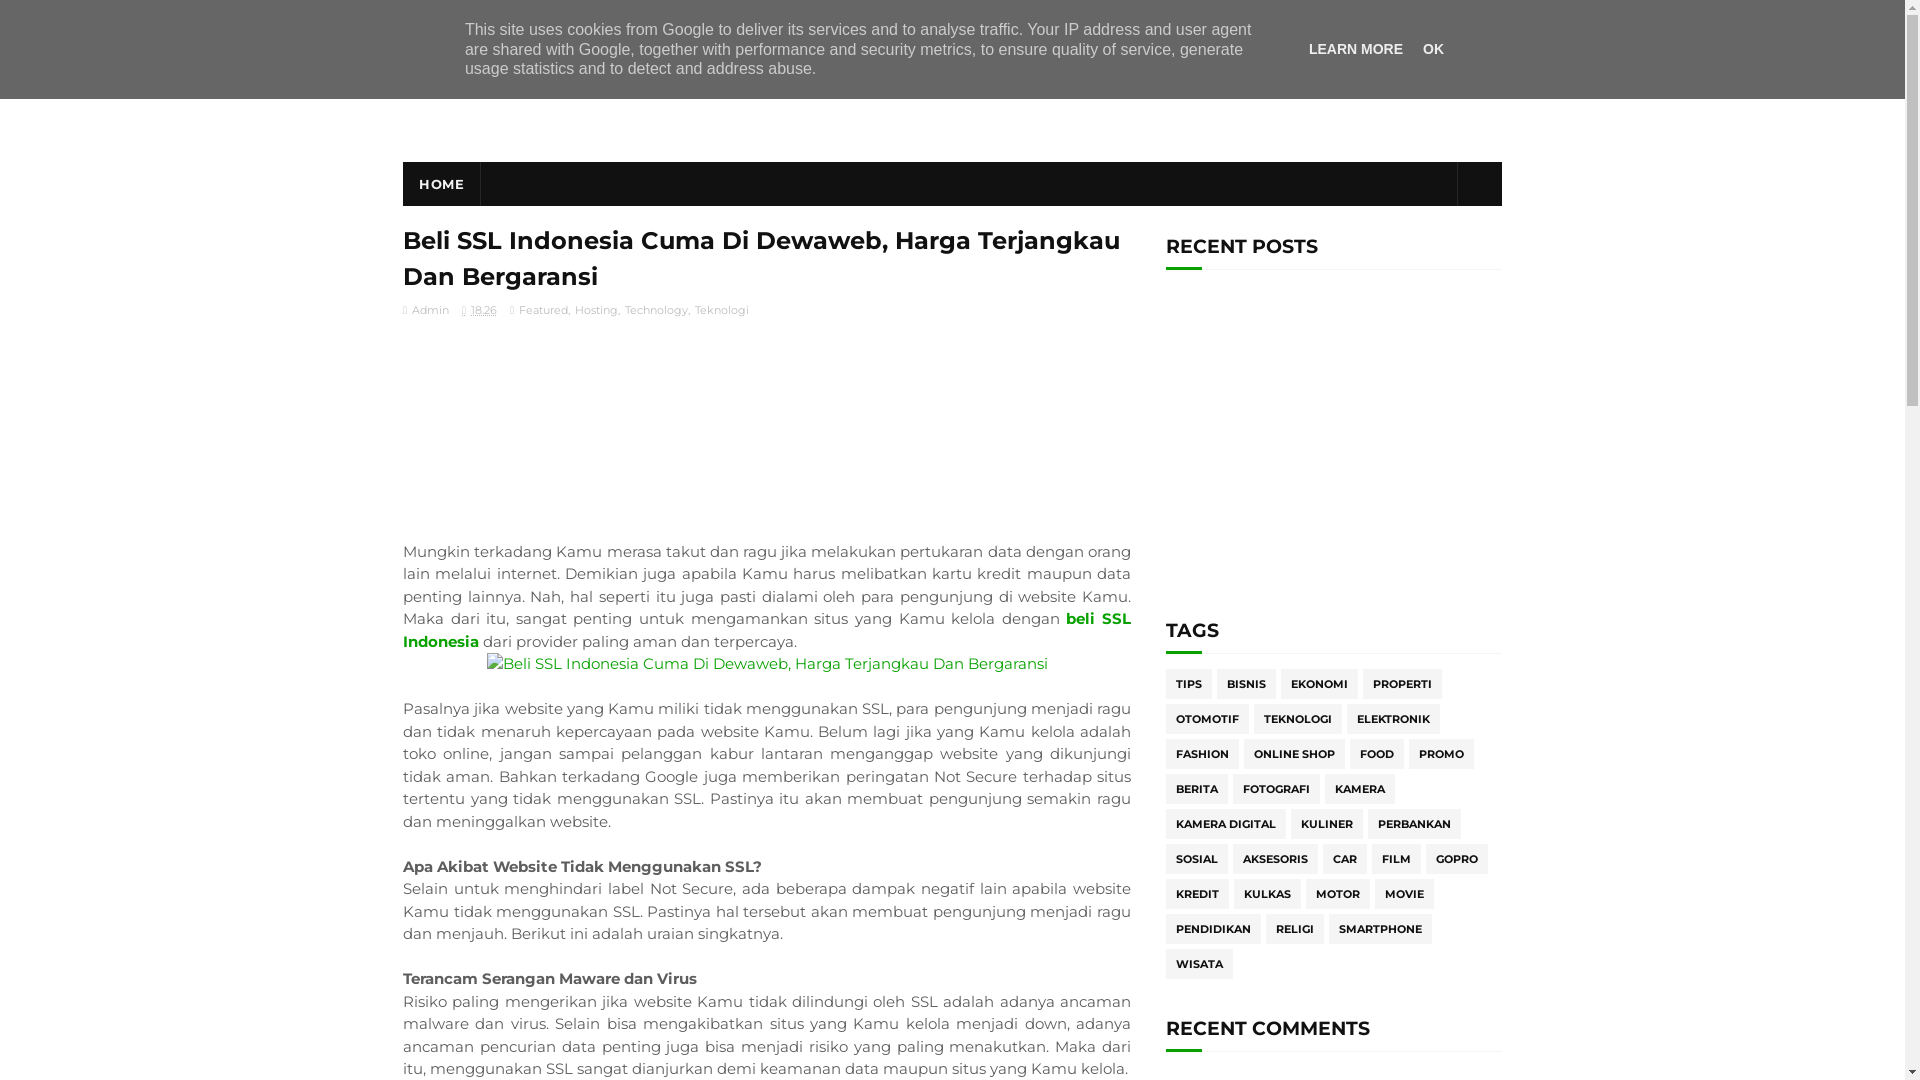 Image resolution: width=1920 pixels, height=1080 pixels. Describe the element at coordinates (1196, 788) in the screenshot. I see `'BERITA'` at that location.